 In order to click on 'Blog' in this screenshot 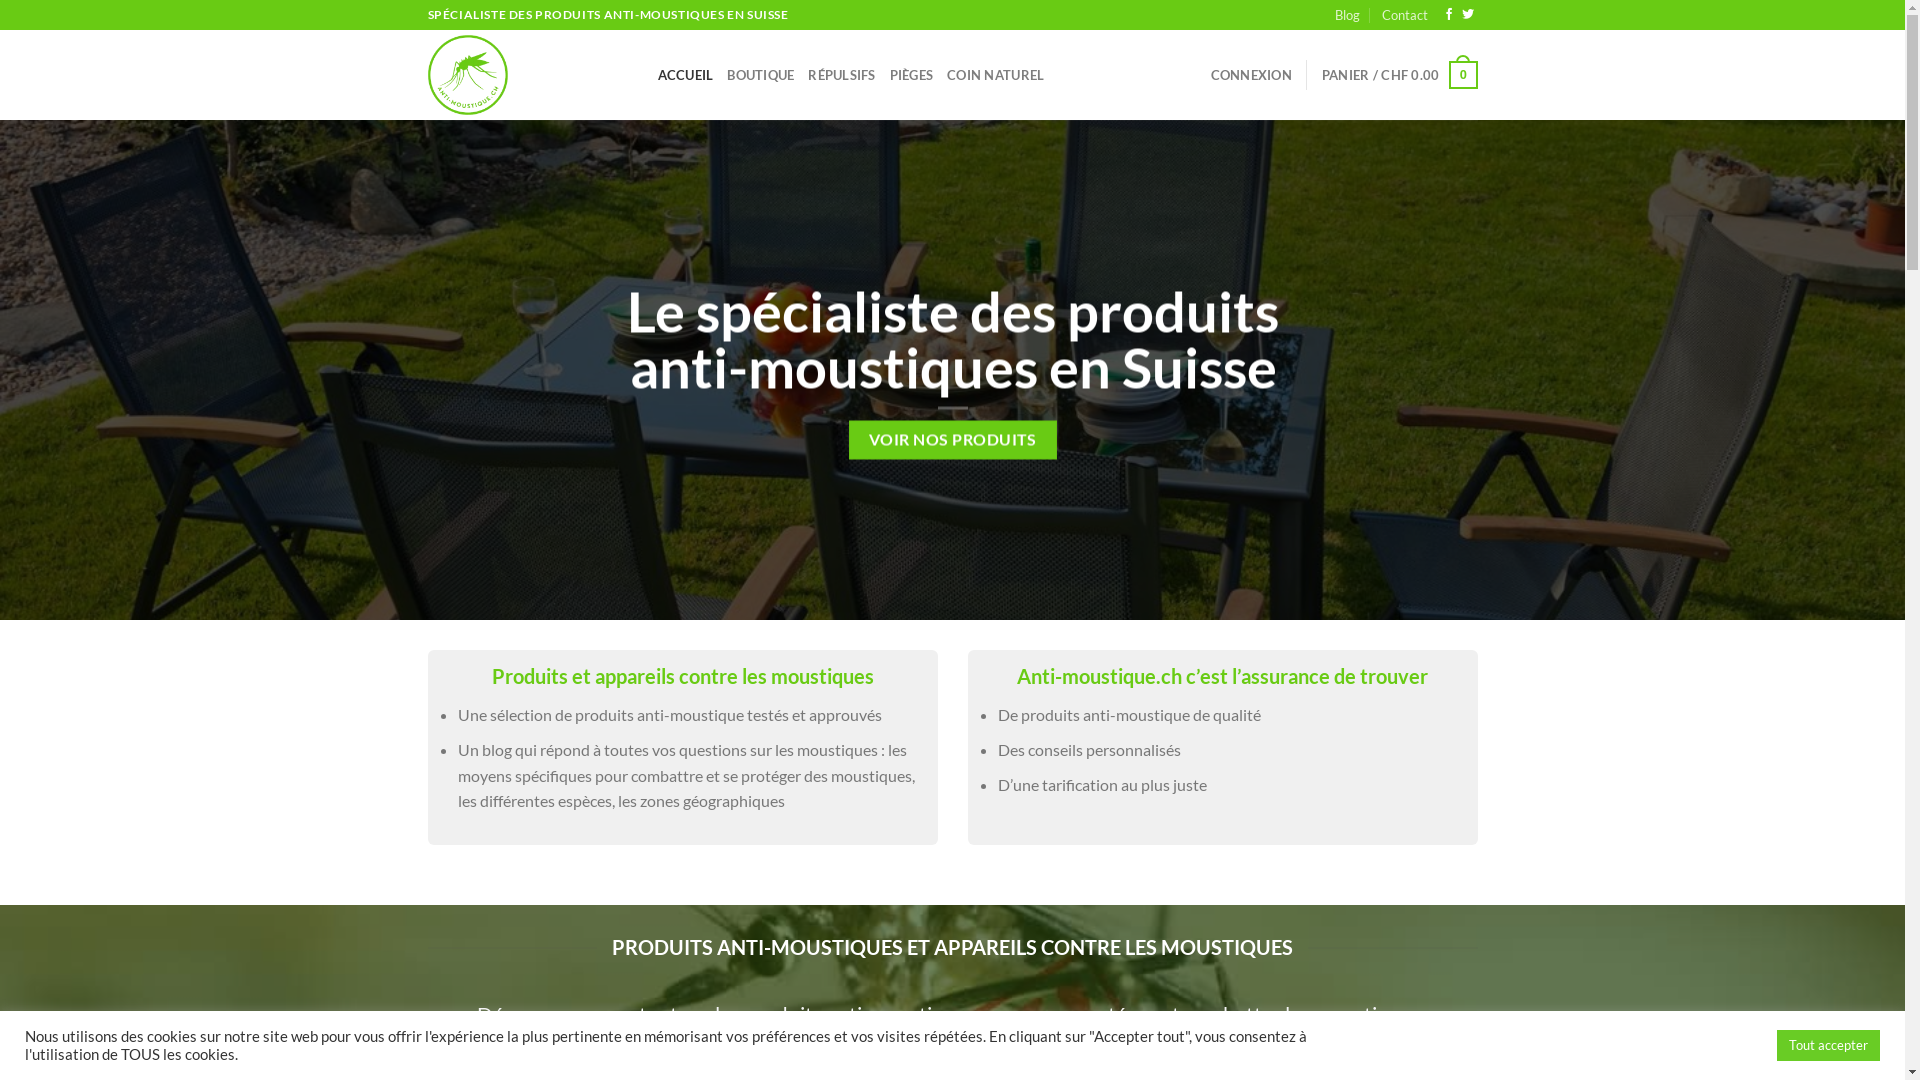, I will do `click(1347, 15)`.